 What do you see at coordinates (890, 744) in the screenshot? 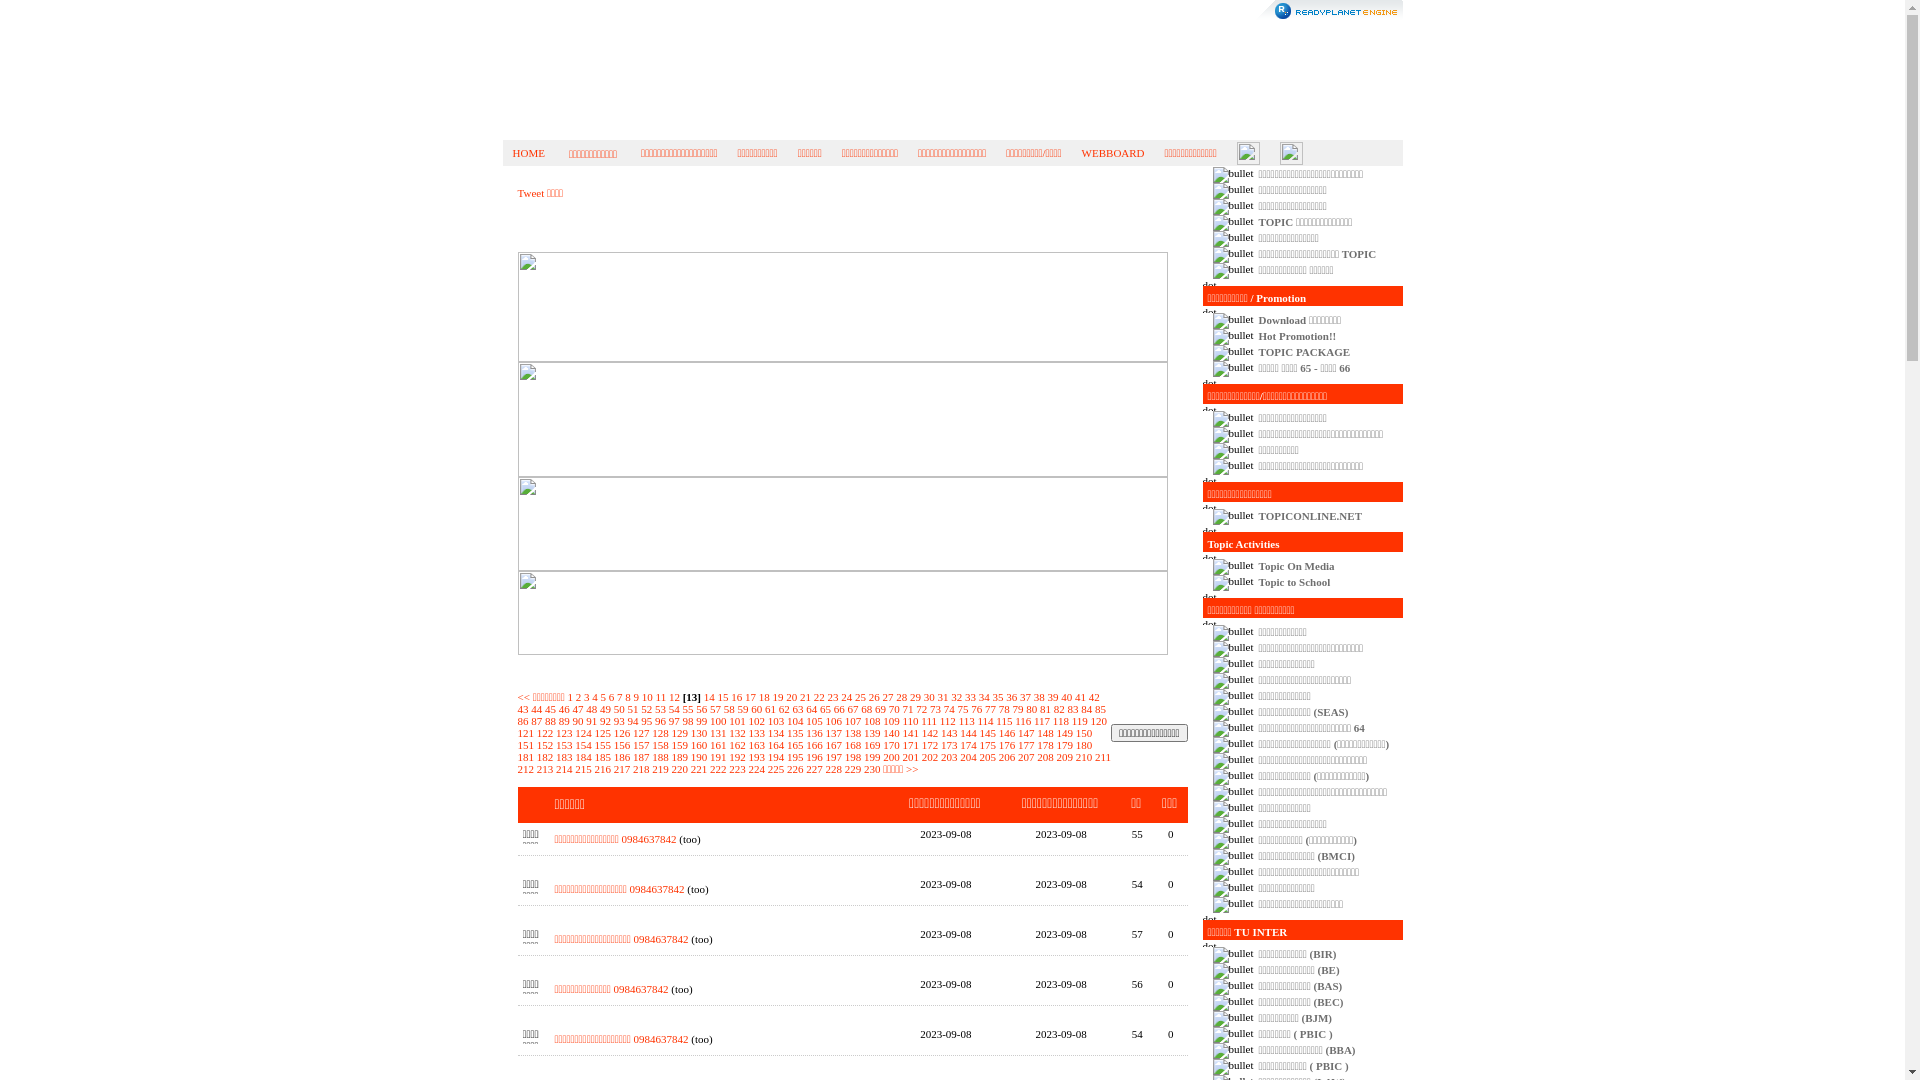
I see `'170'` at bounding box center [890, 744].